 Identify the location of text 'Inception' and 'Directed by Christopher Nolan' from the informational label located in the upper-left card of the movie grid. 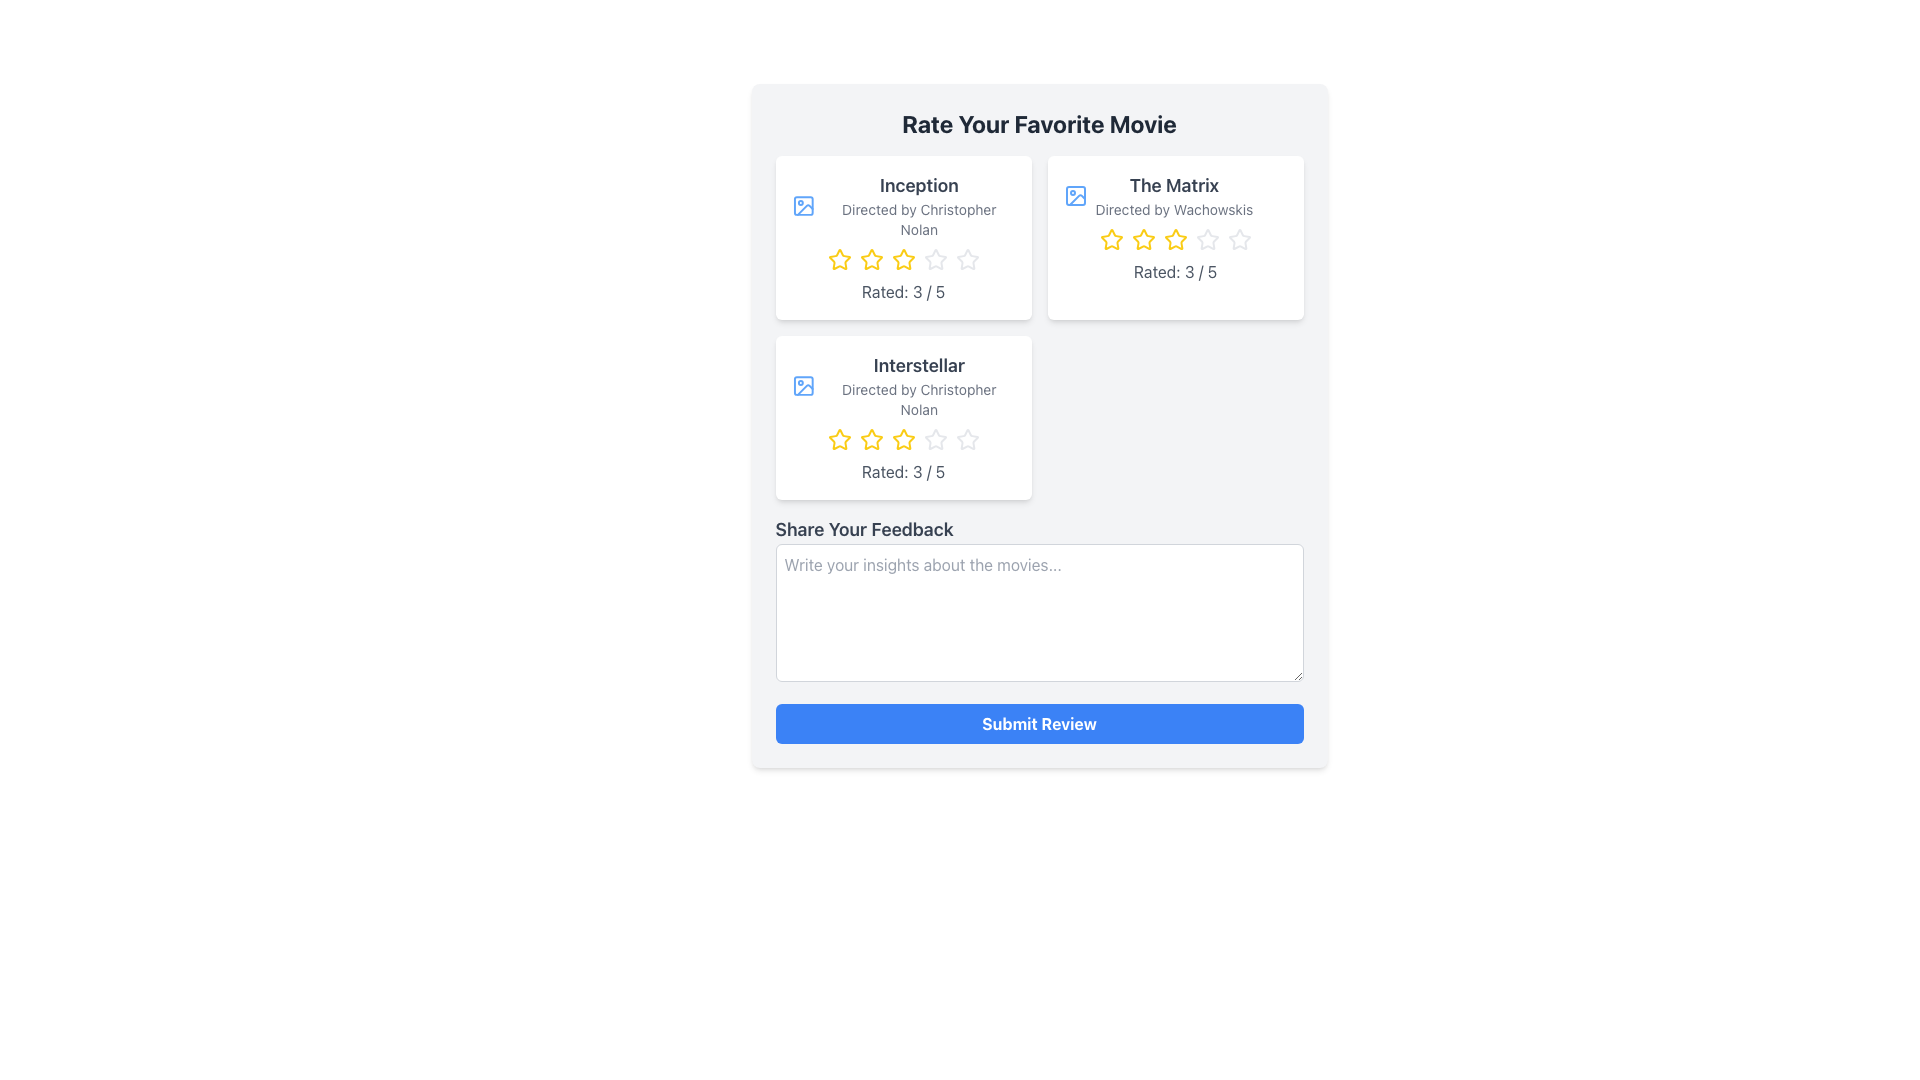
(918, 205).